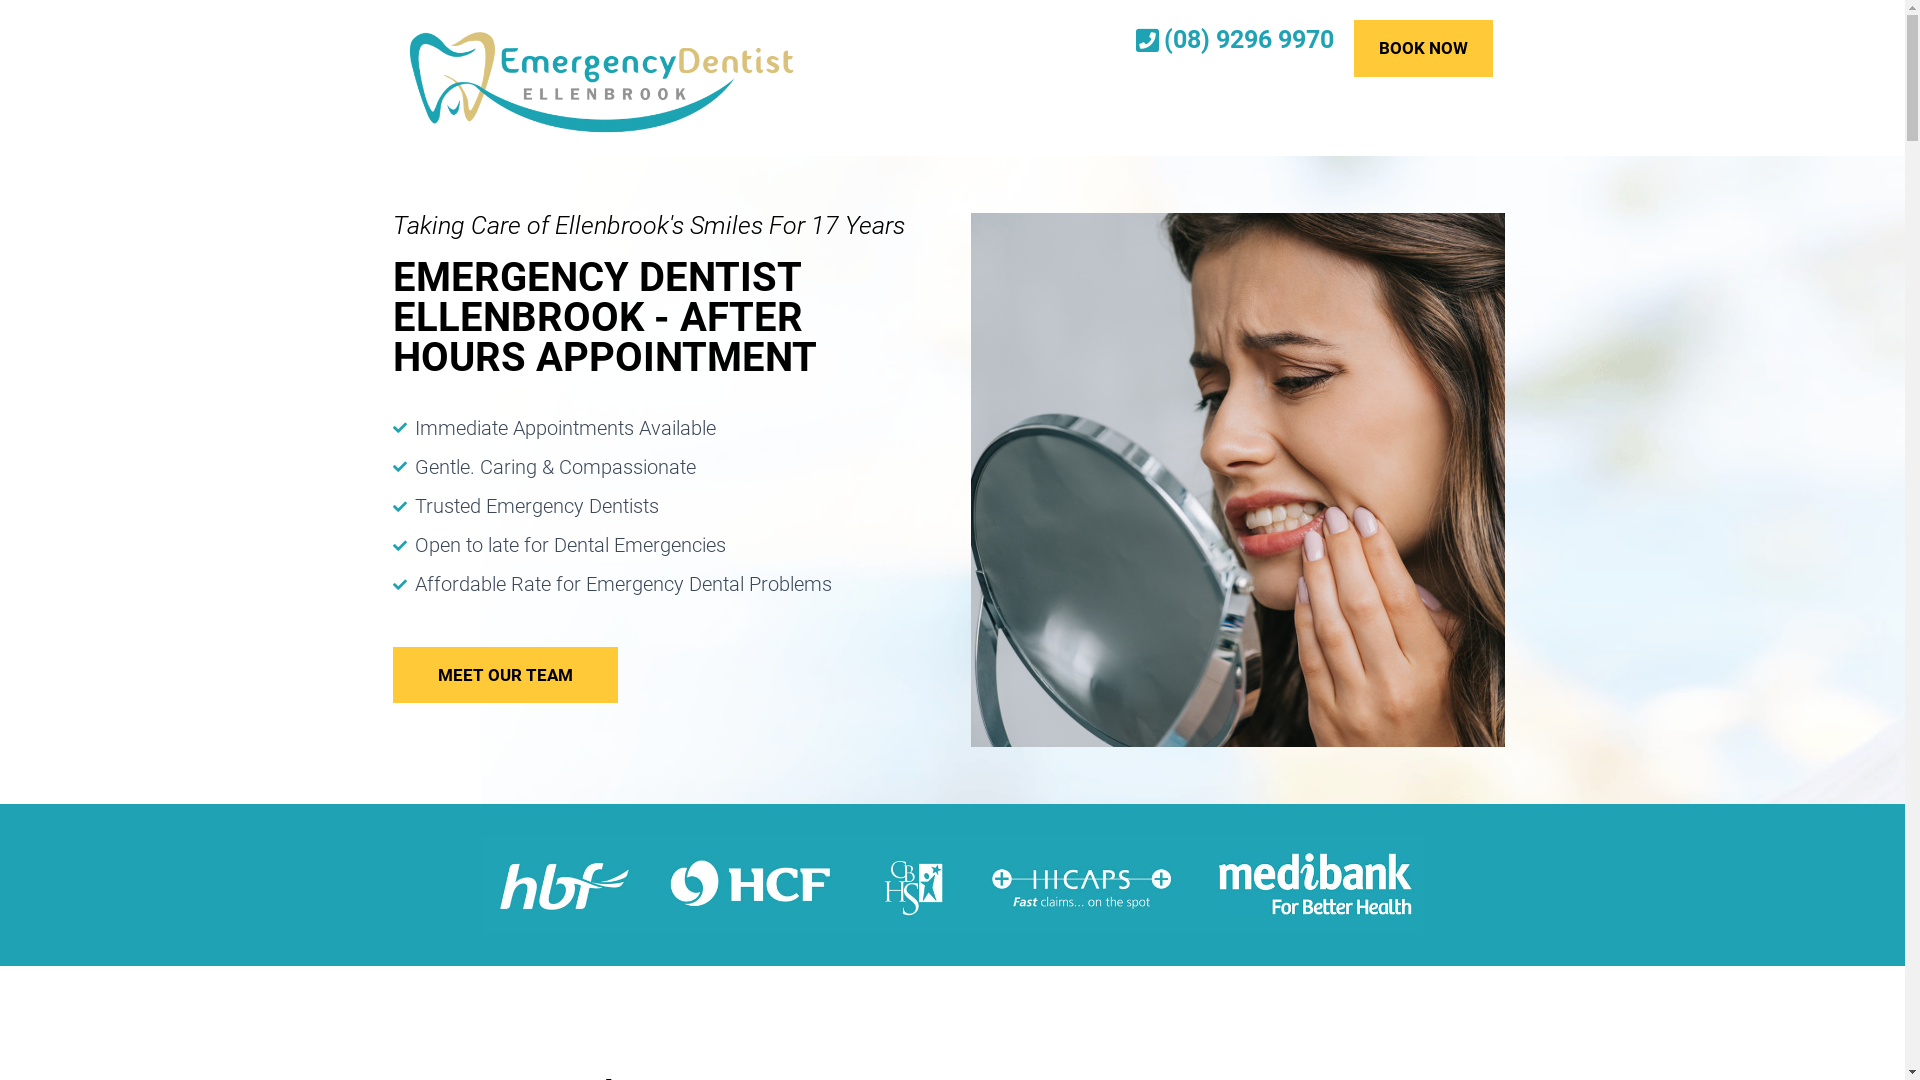  What do you see at coordinates (392, 675) in the screenshot?
I see `'MEET OUR TEAM'` at bounding box center [392, 675].